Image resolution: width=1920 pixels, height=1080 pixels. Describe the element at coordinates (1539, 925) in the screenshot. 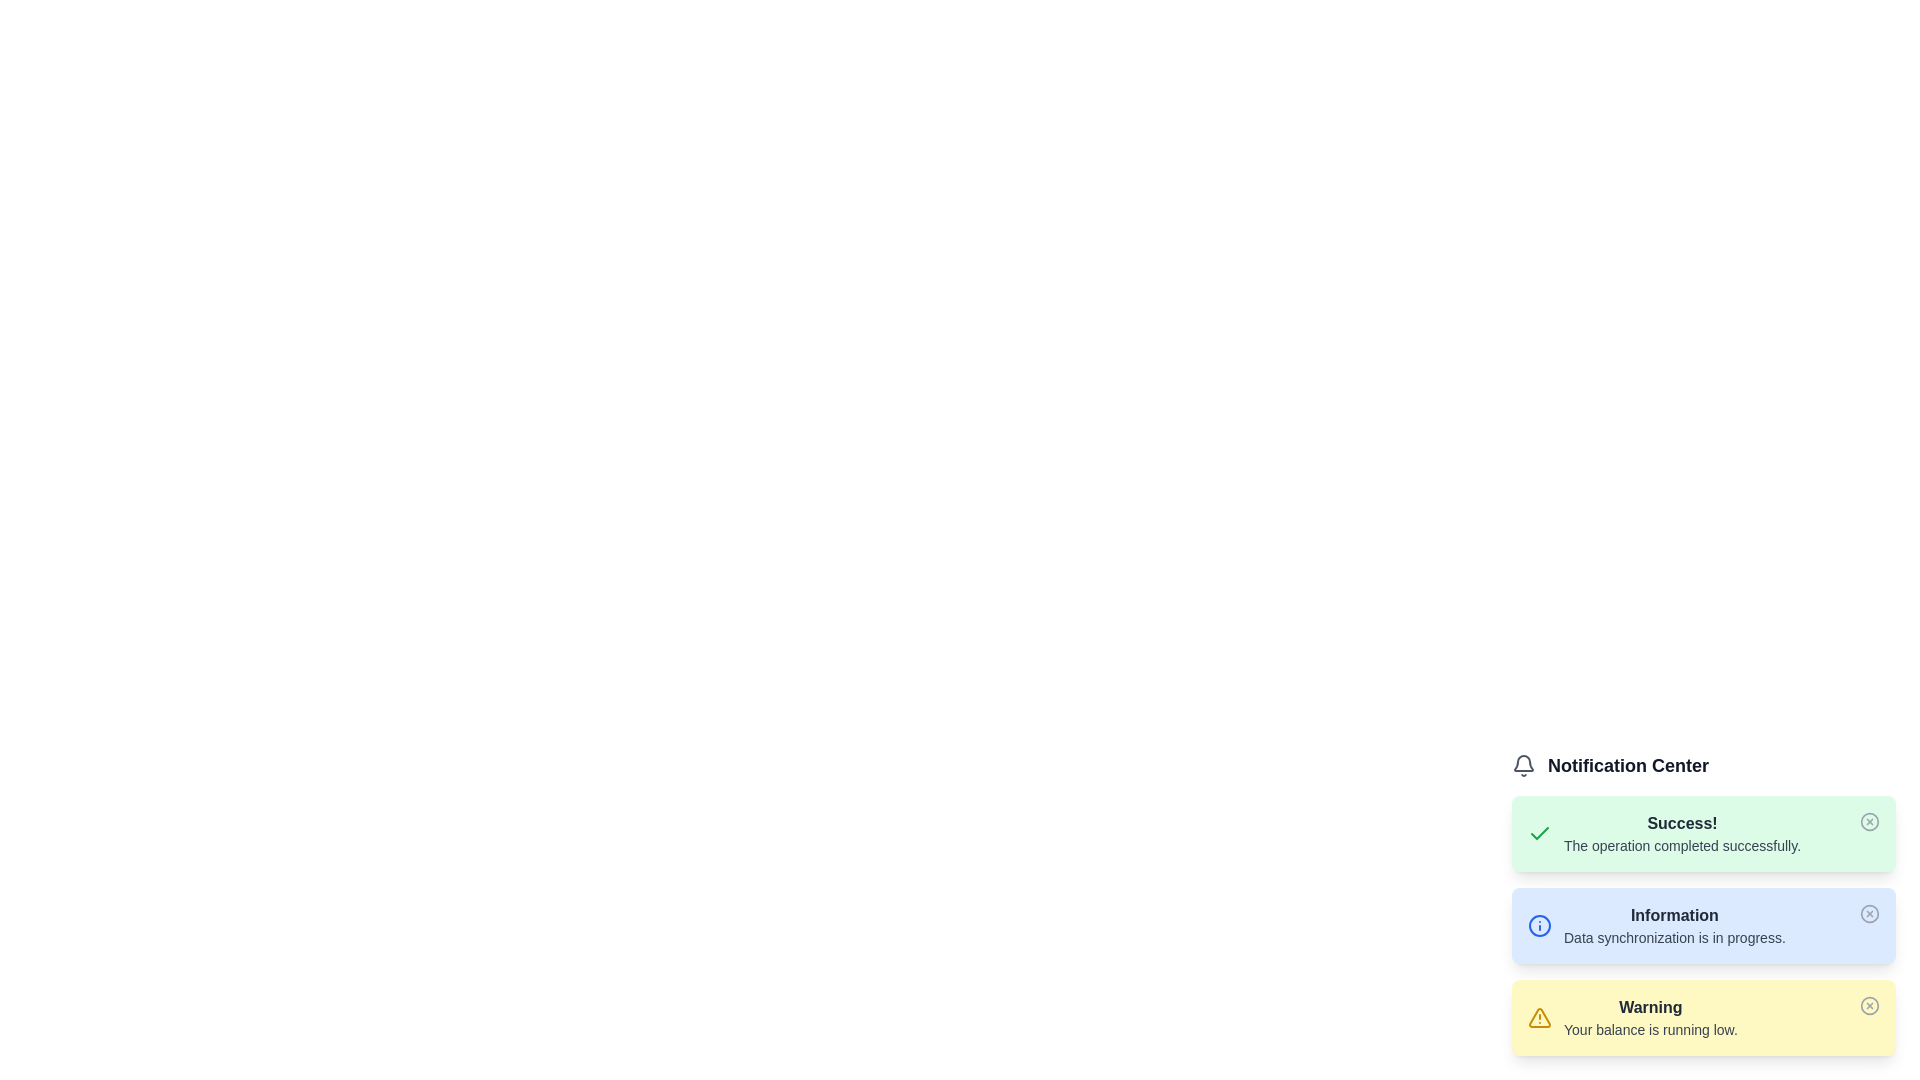

I see `the informational icon located to the left of the text 'Information Data synchronization is in progress.' in the second item of the notification list within the 'Notification Center'` at that location.